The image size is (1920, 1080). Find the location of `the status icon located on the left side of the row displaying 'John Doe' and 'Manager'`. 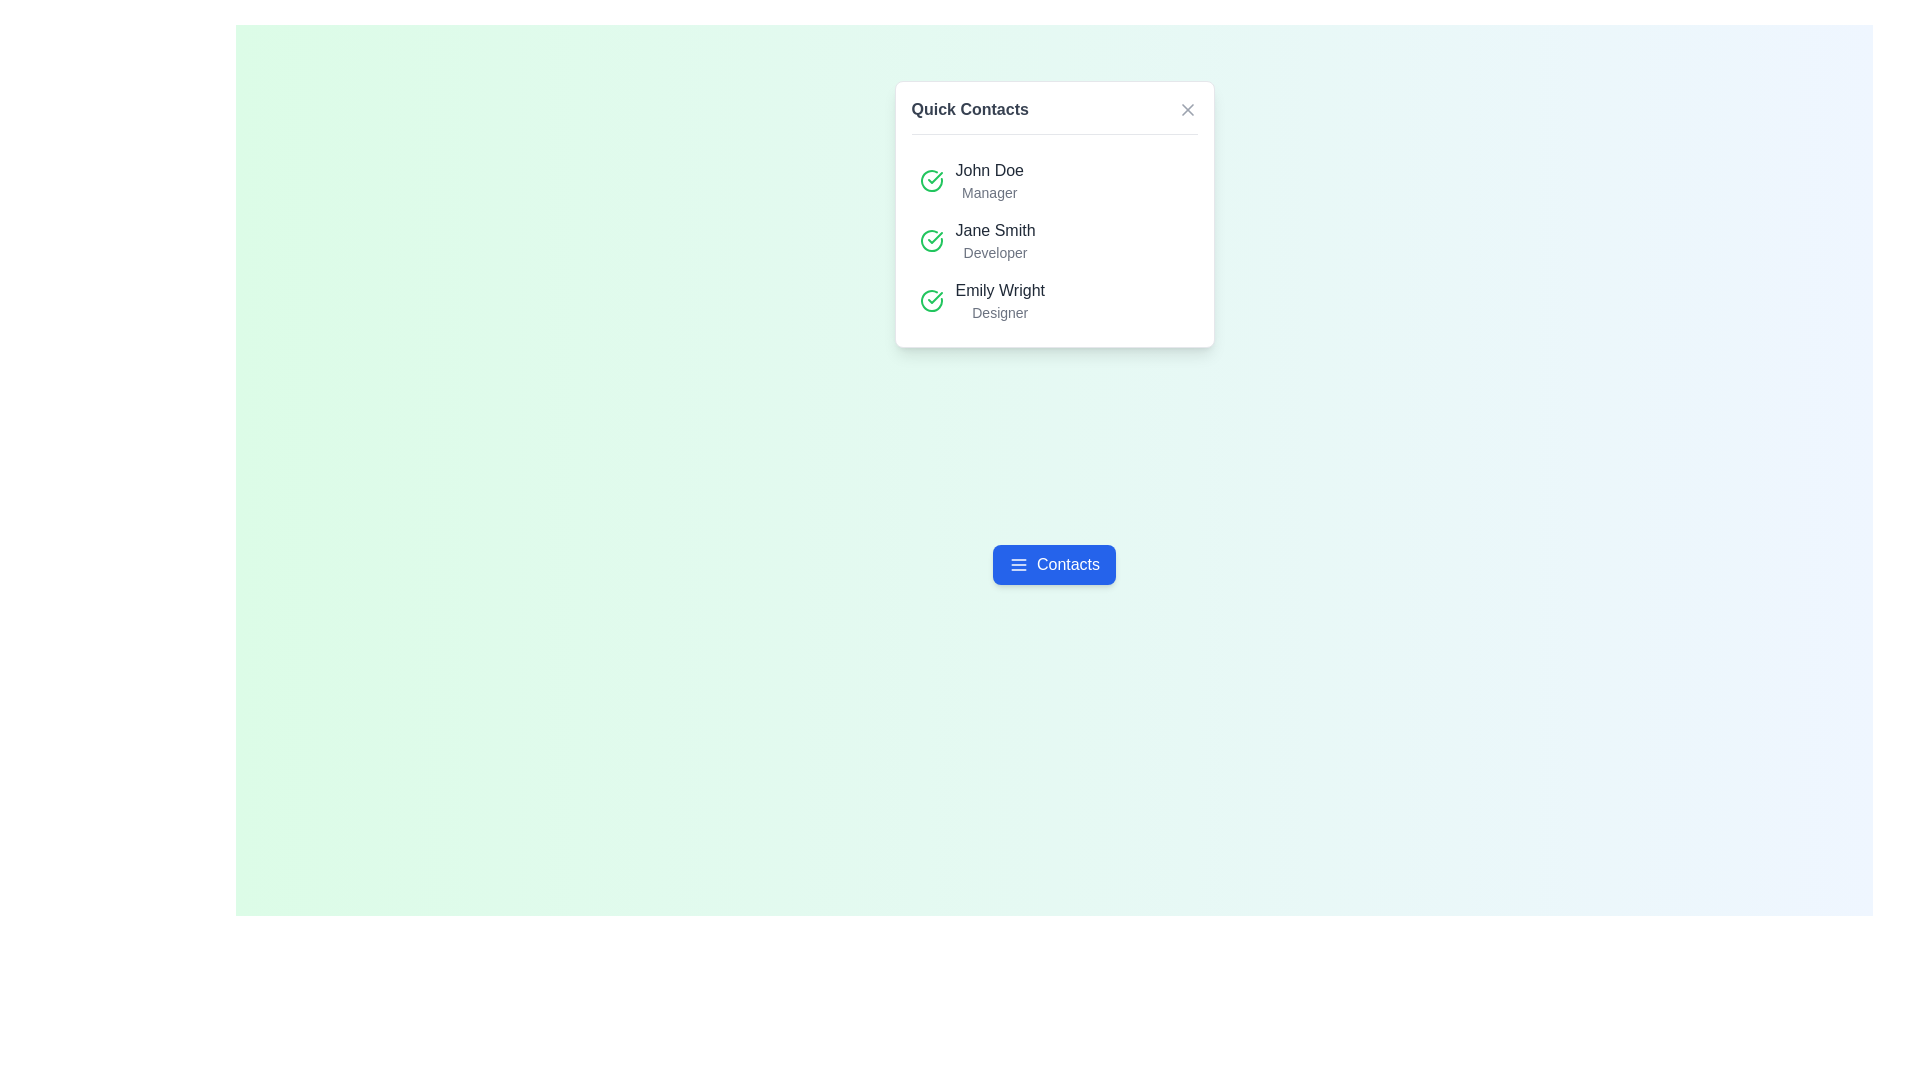

the status icon located on the left side of the row displaying 'John Doe' and 'Manager' is located at coordinates (930, 181).